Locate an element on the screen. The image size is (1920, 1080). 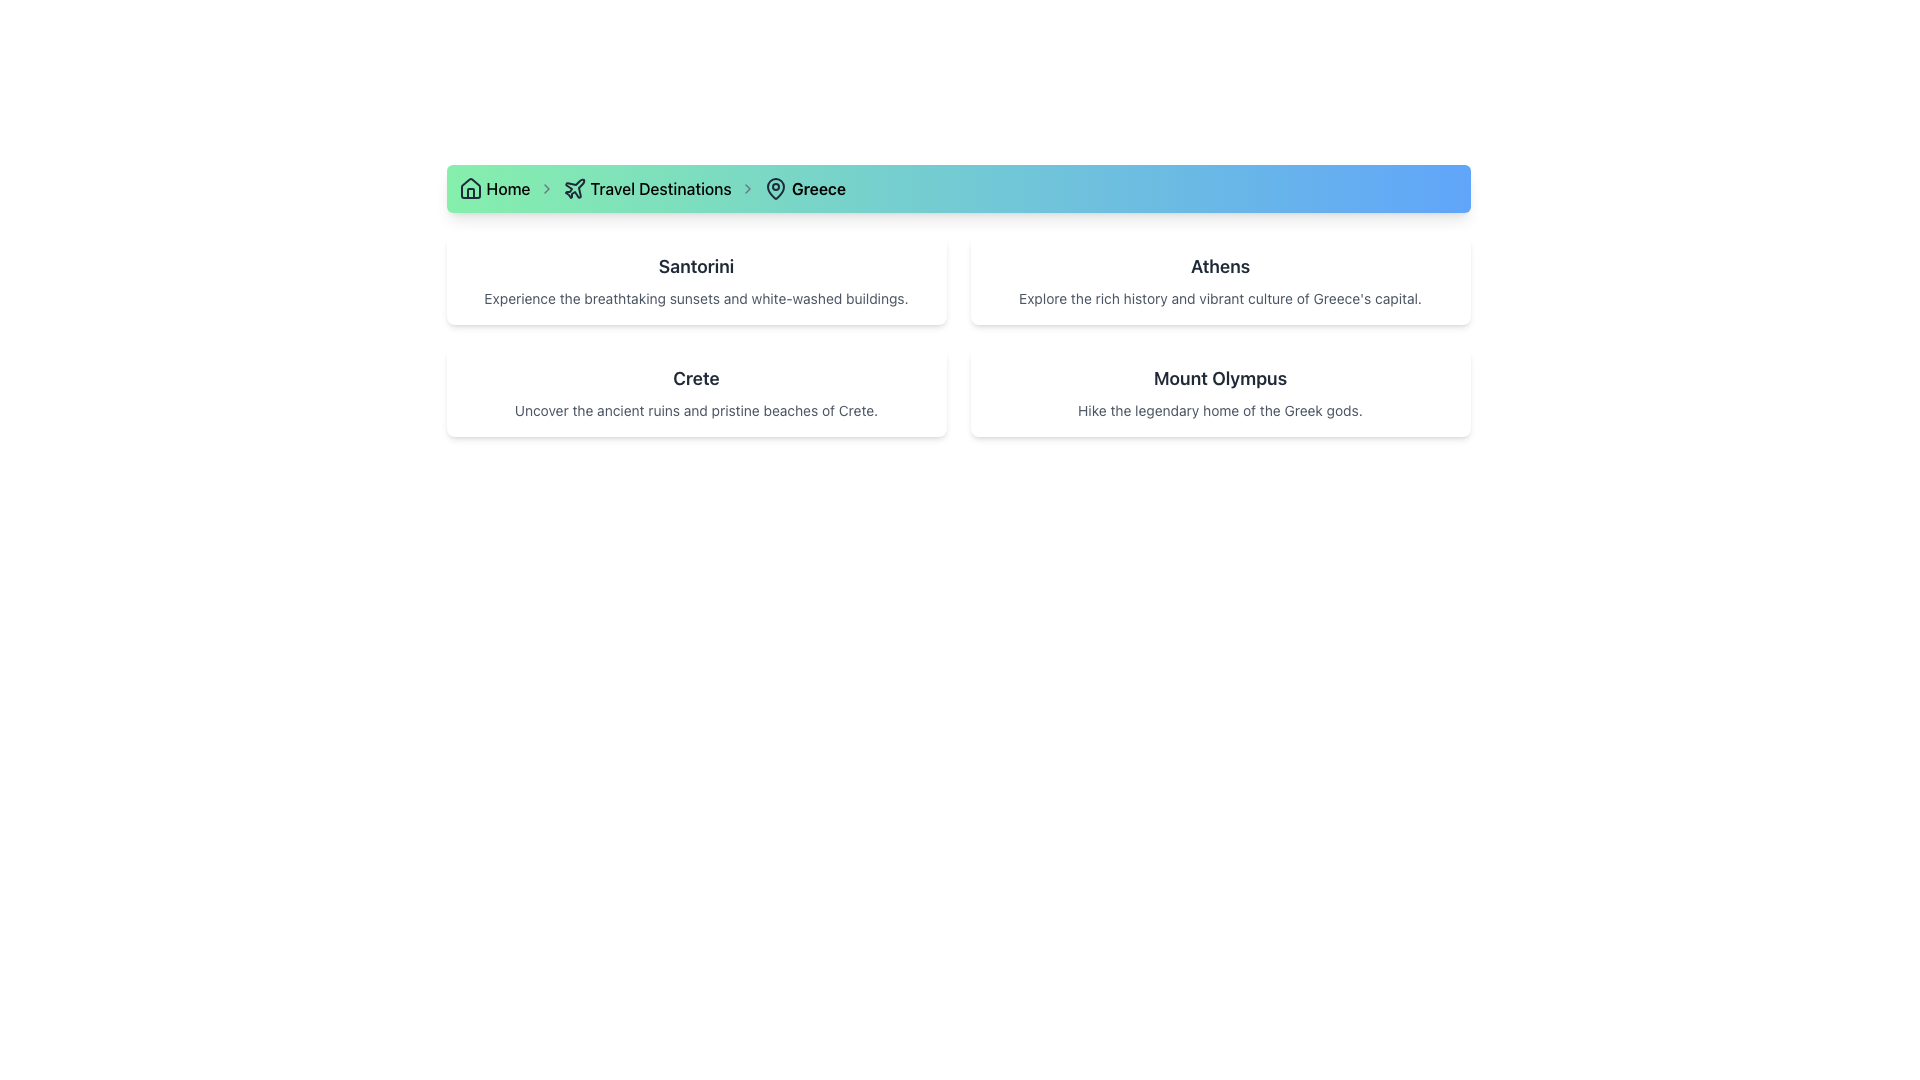
text snippet 'Uncover the ancient ruins and pristine beaches of Crete.' located at the bottom of the 'Crete' card, which is styled with a small gray font is located at coordinates (696, 410).